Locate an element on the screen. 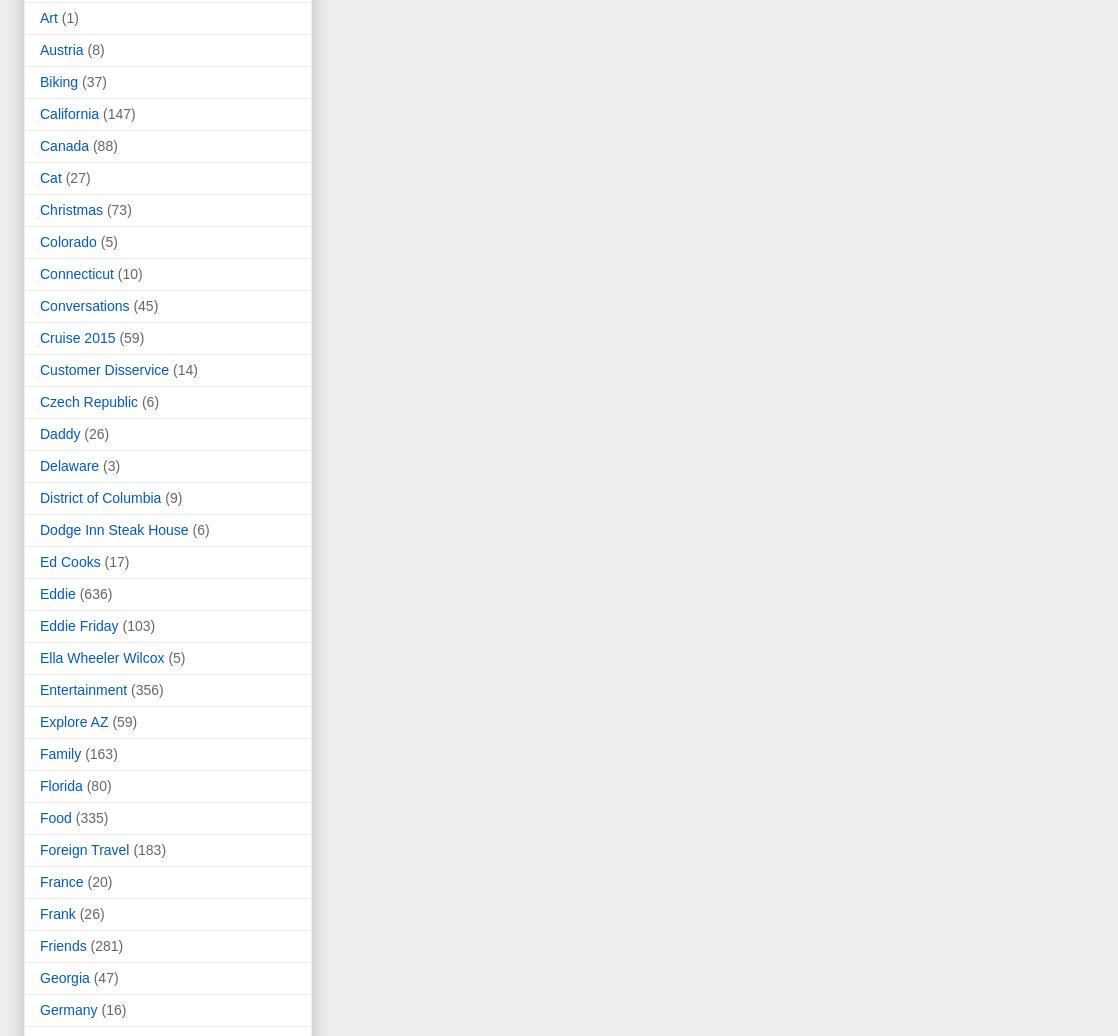 Image resolution: width=1118 pixels, height=1036 pixels. 'Ed Cooks' is located at coordinates (40, 562).